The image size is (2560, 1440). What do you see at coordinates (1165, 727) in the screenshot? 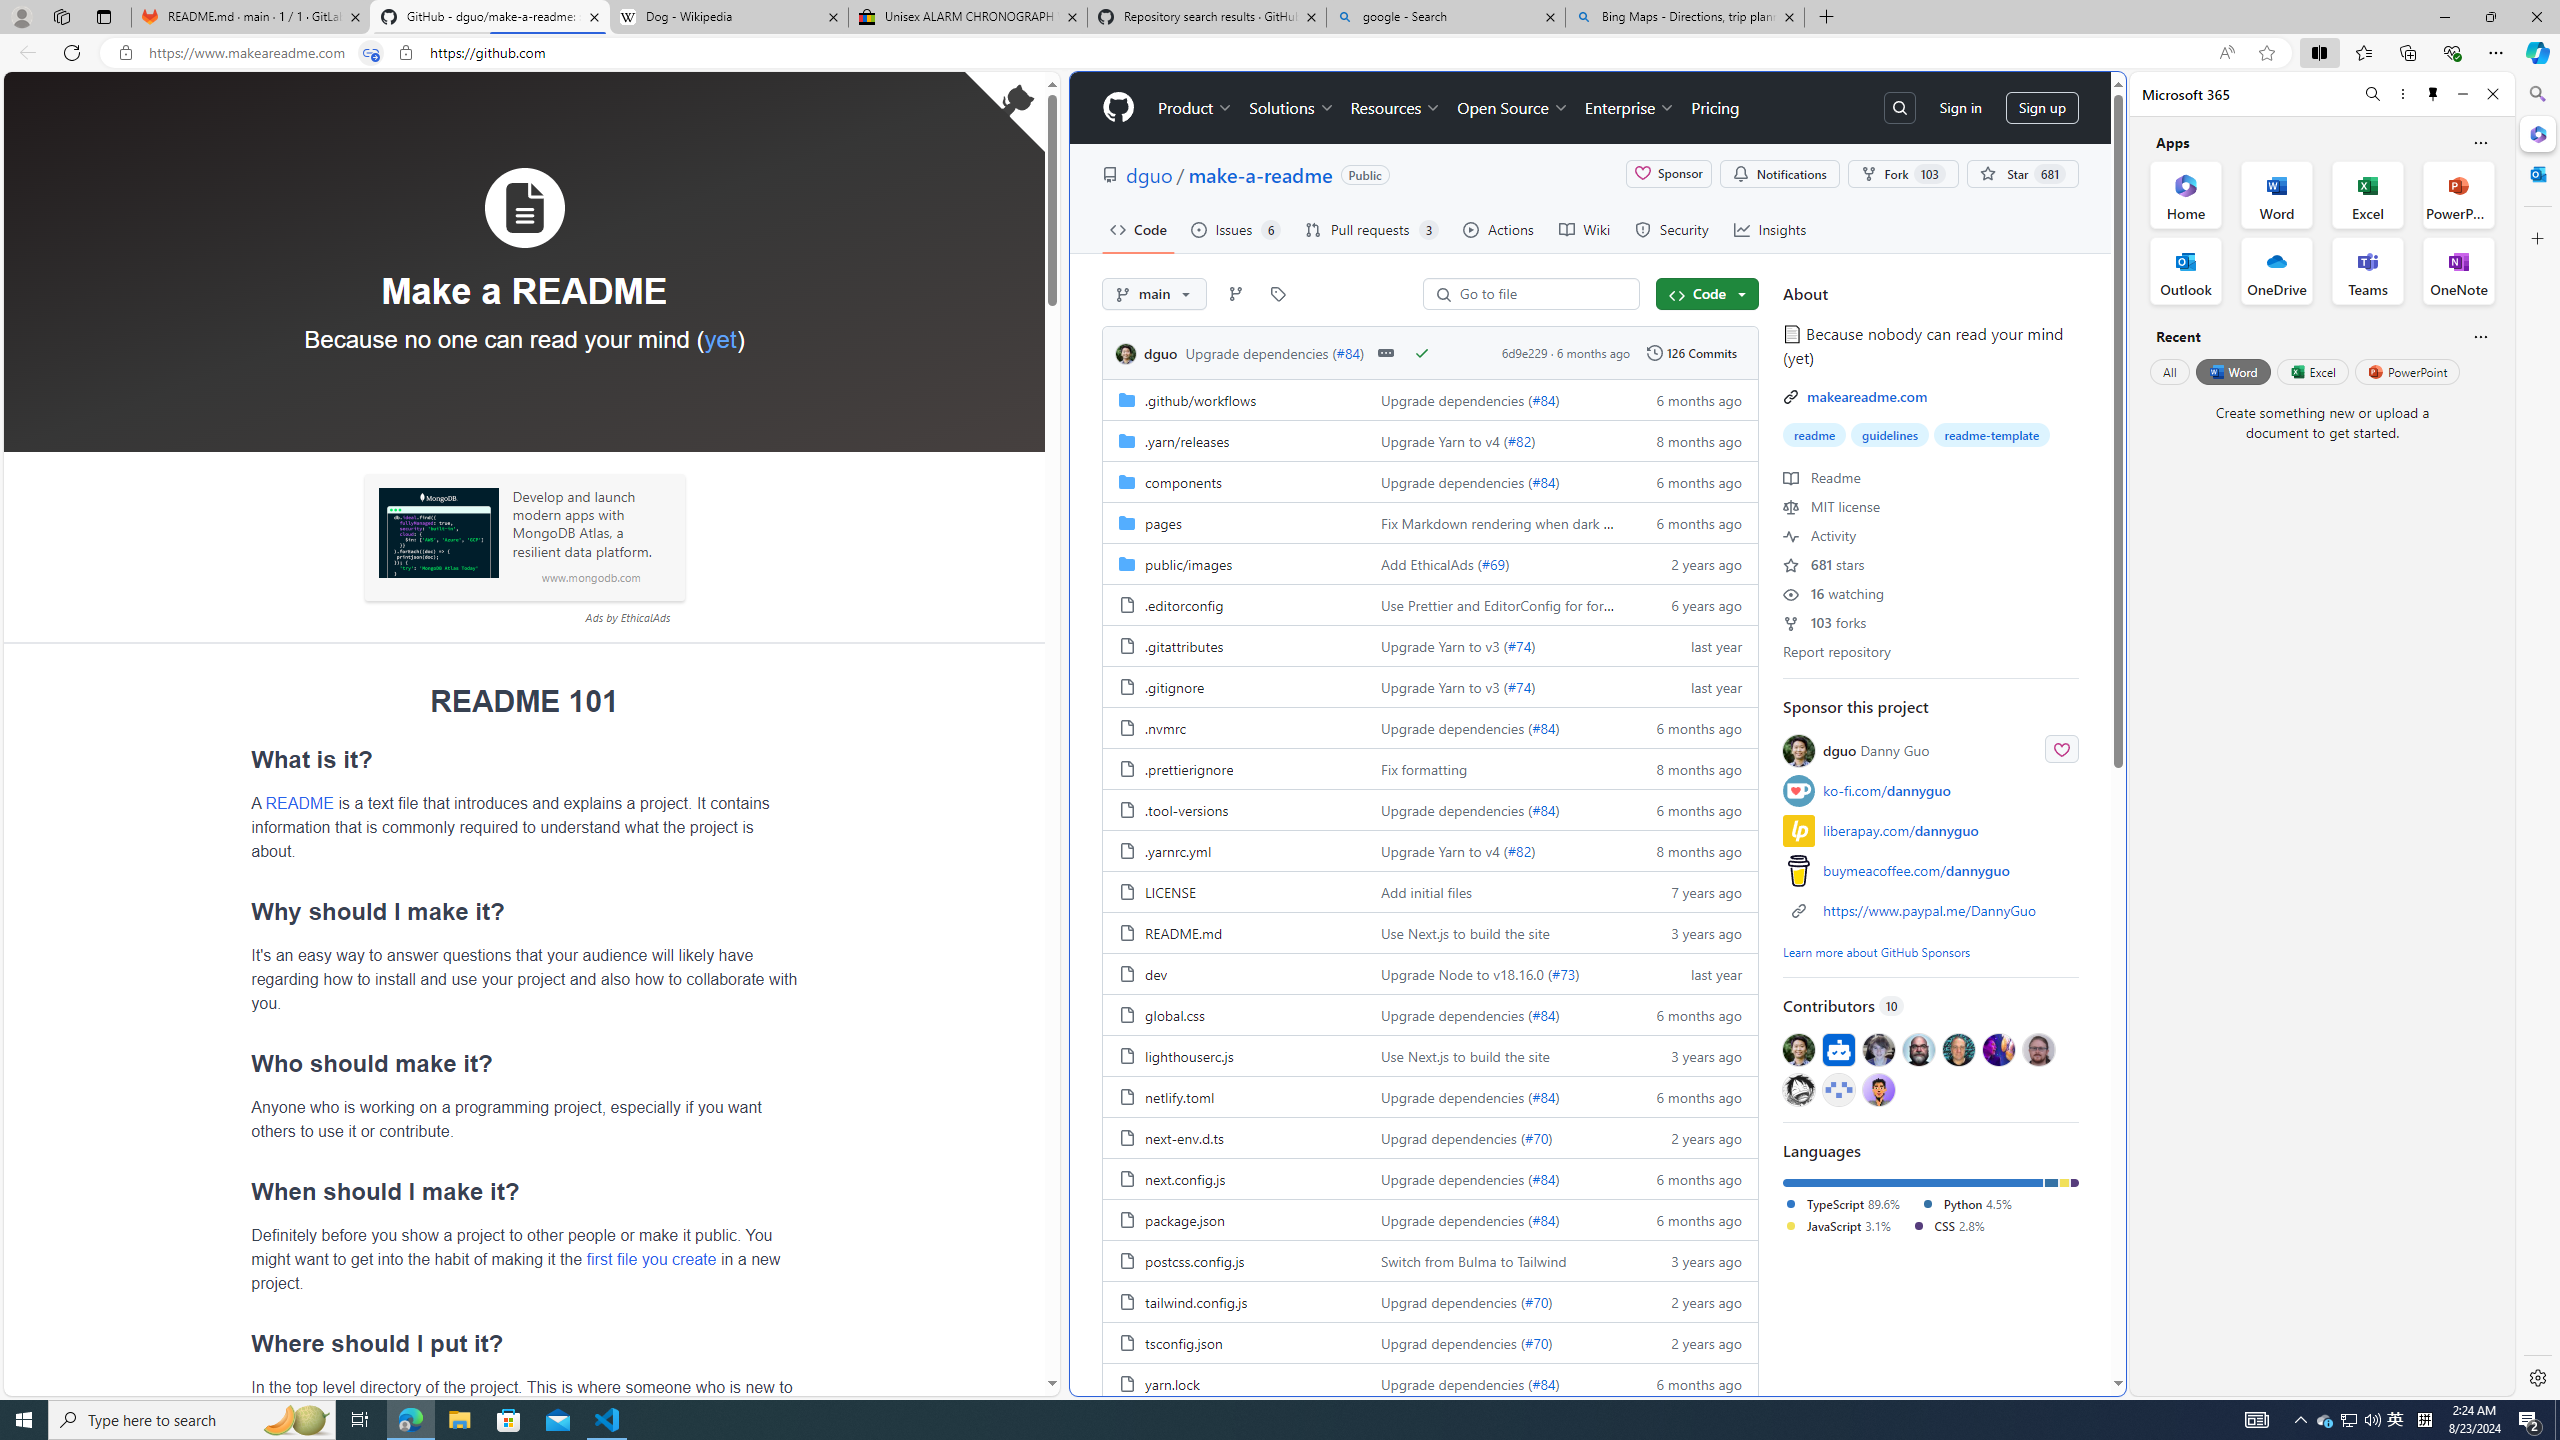
I see `'.nvmrc, (File)'` at bounding box center [1165, 727].